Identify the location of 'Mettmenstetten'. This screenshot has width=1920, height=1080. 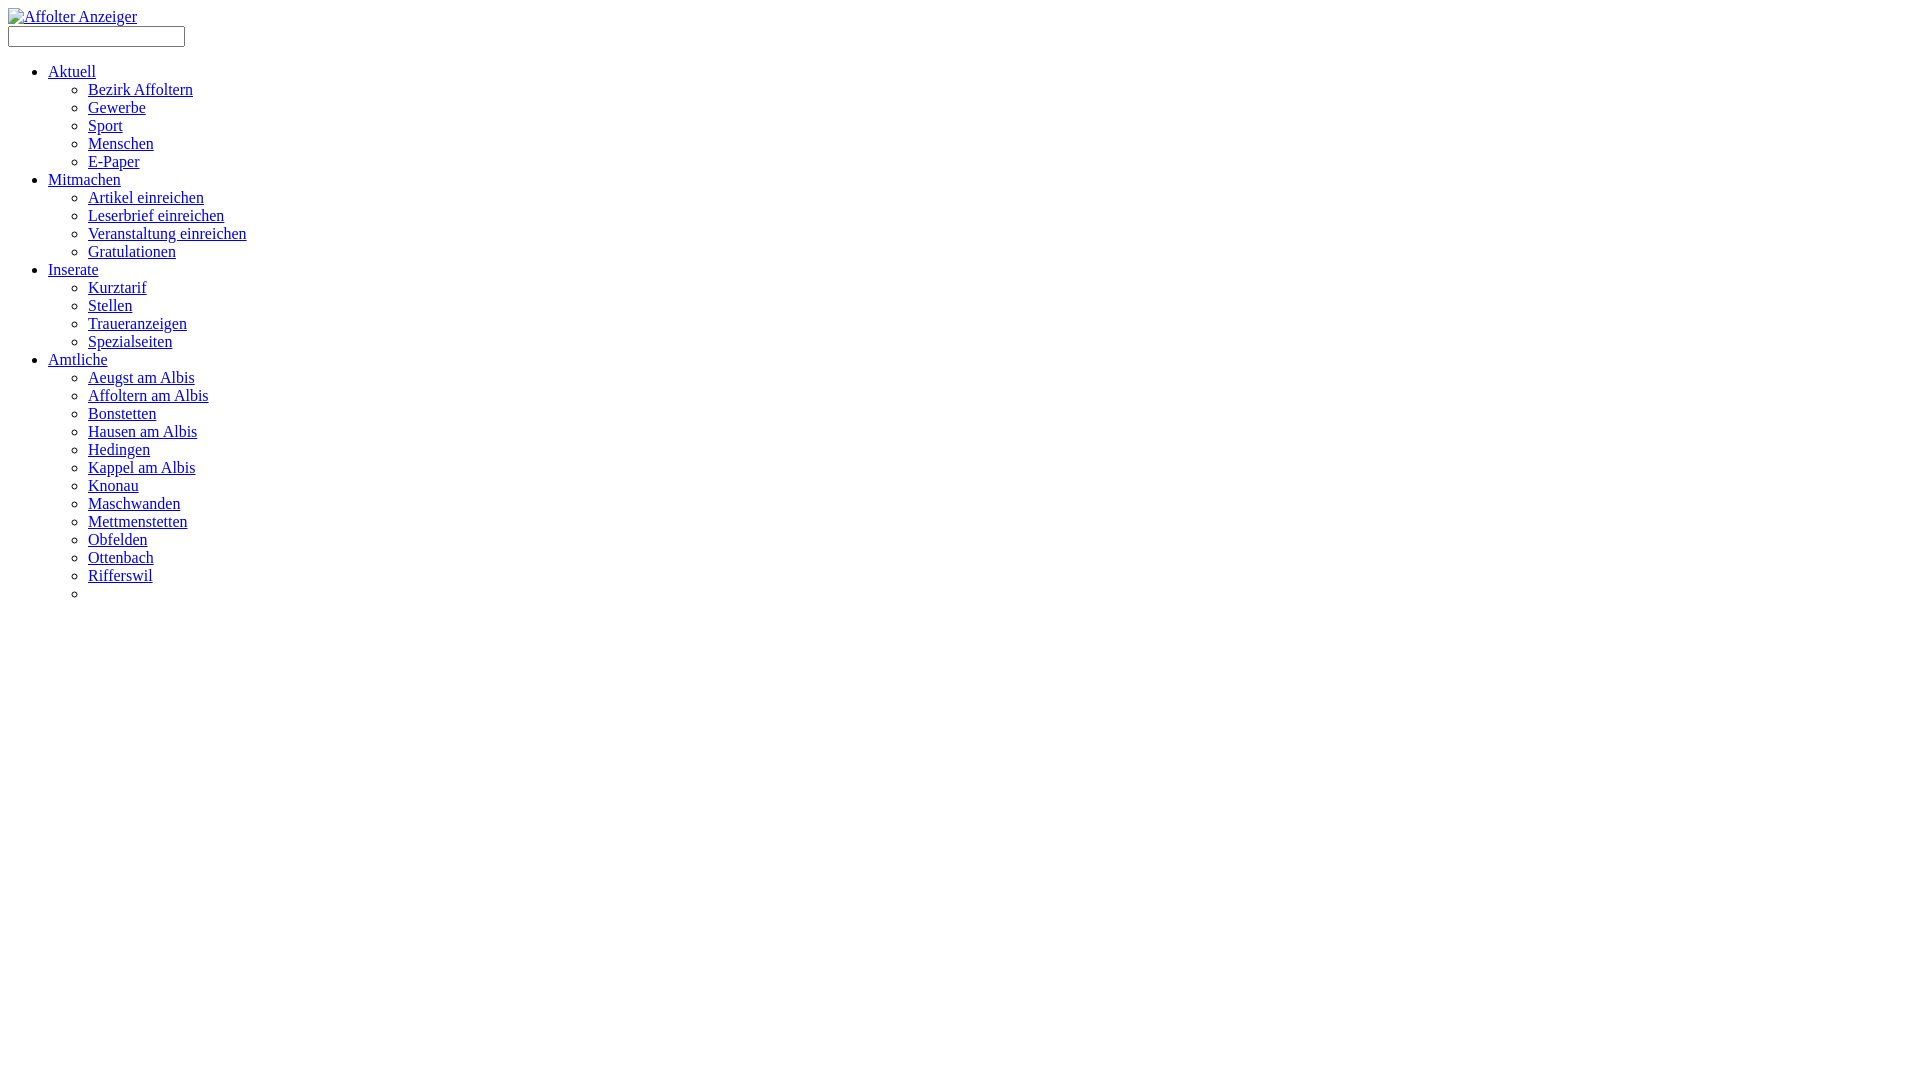
(86, 520).